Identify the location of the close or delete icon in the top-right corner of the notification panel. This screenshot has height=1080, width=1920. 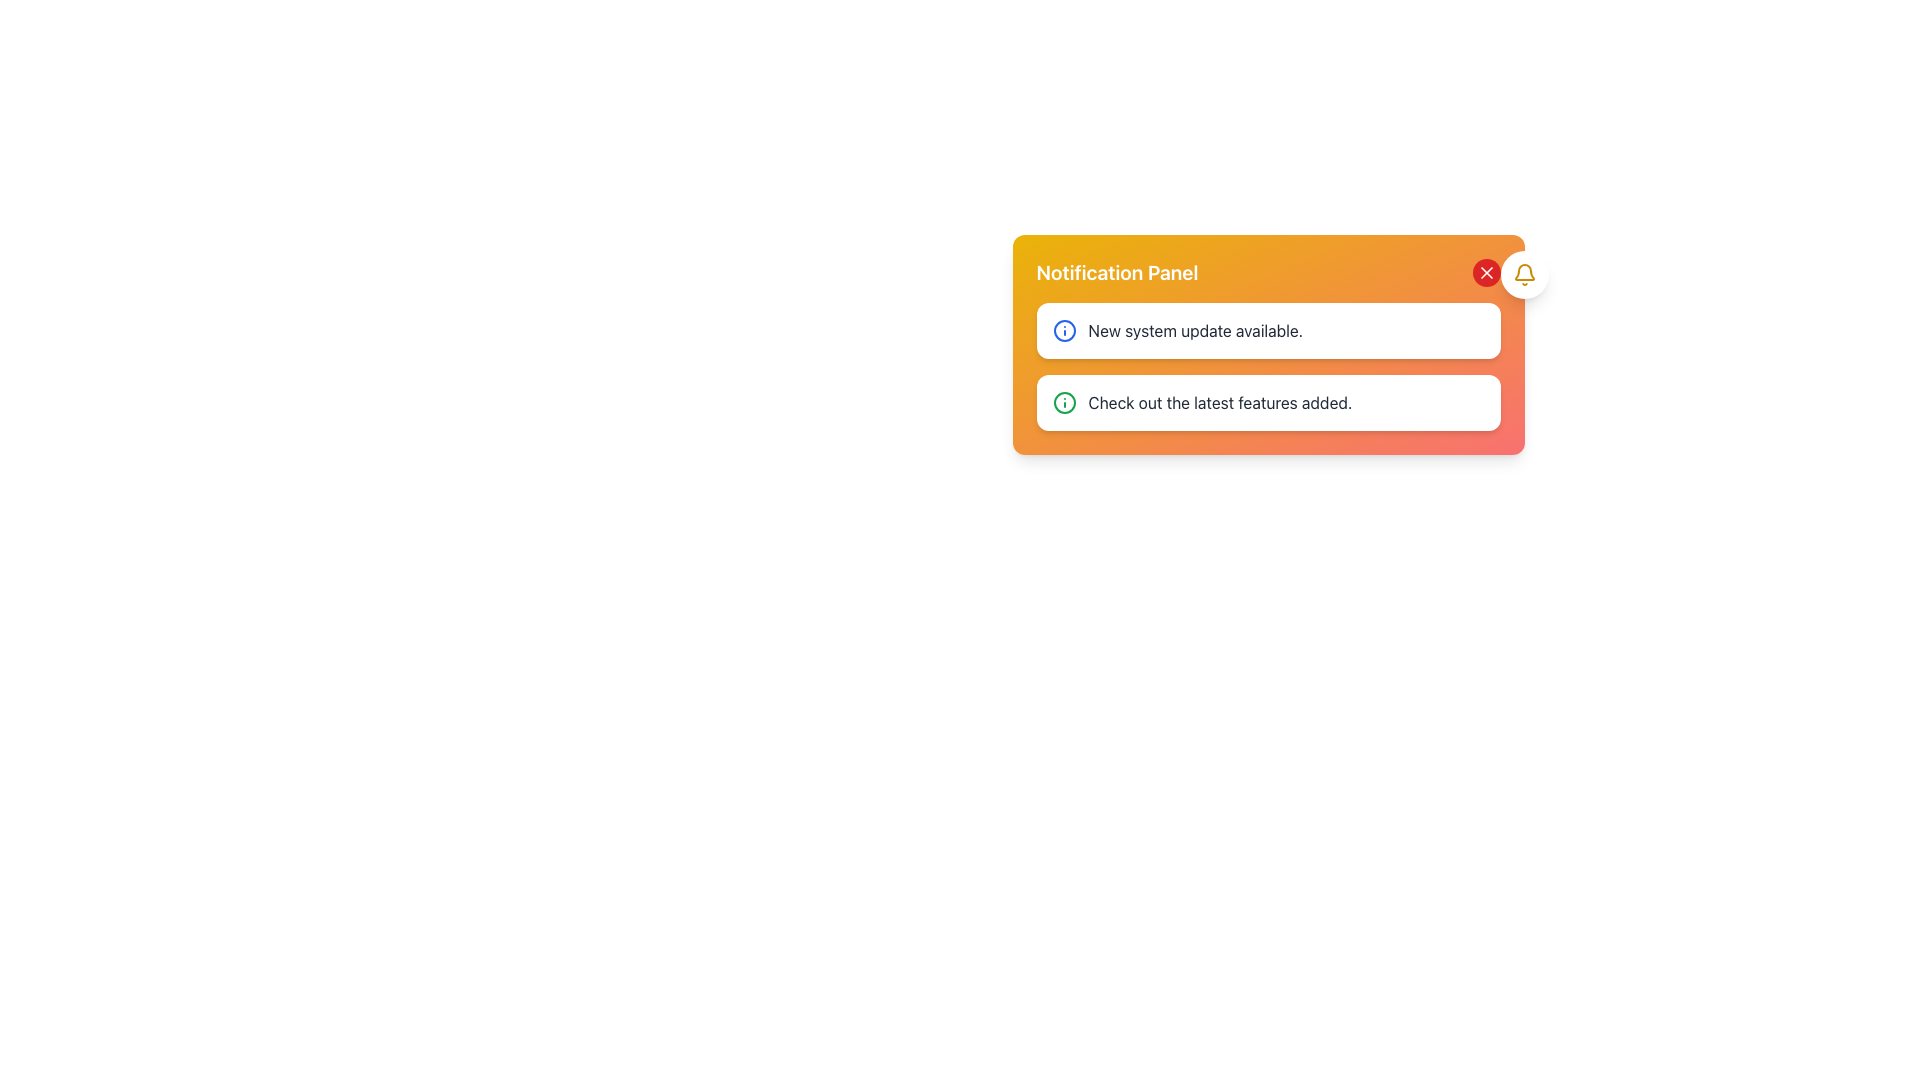
(1486, 273).